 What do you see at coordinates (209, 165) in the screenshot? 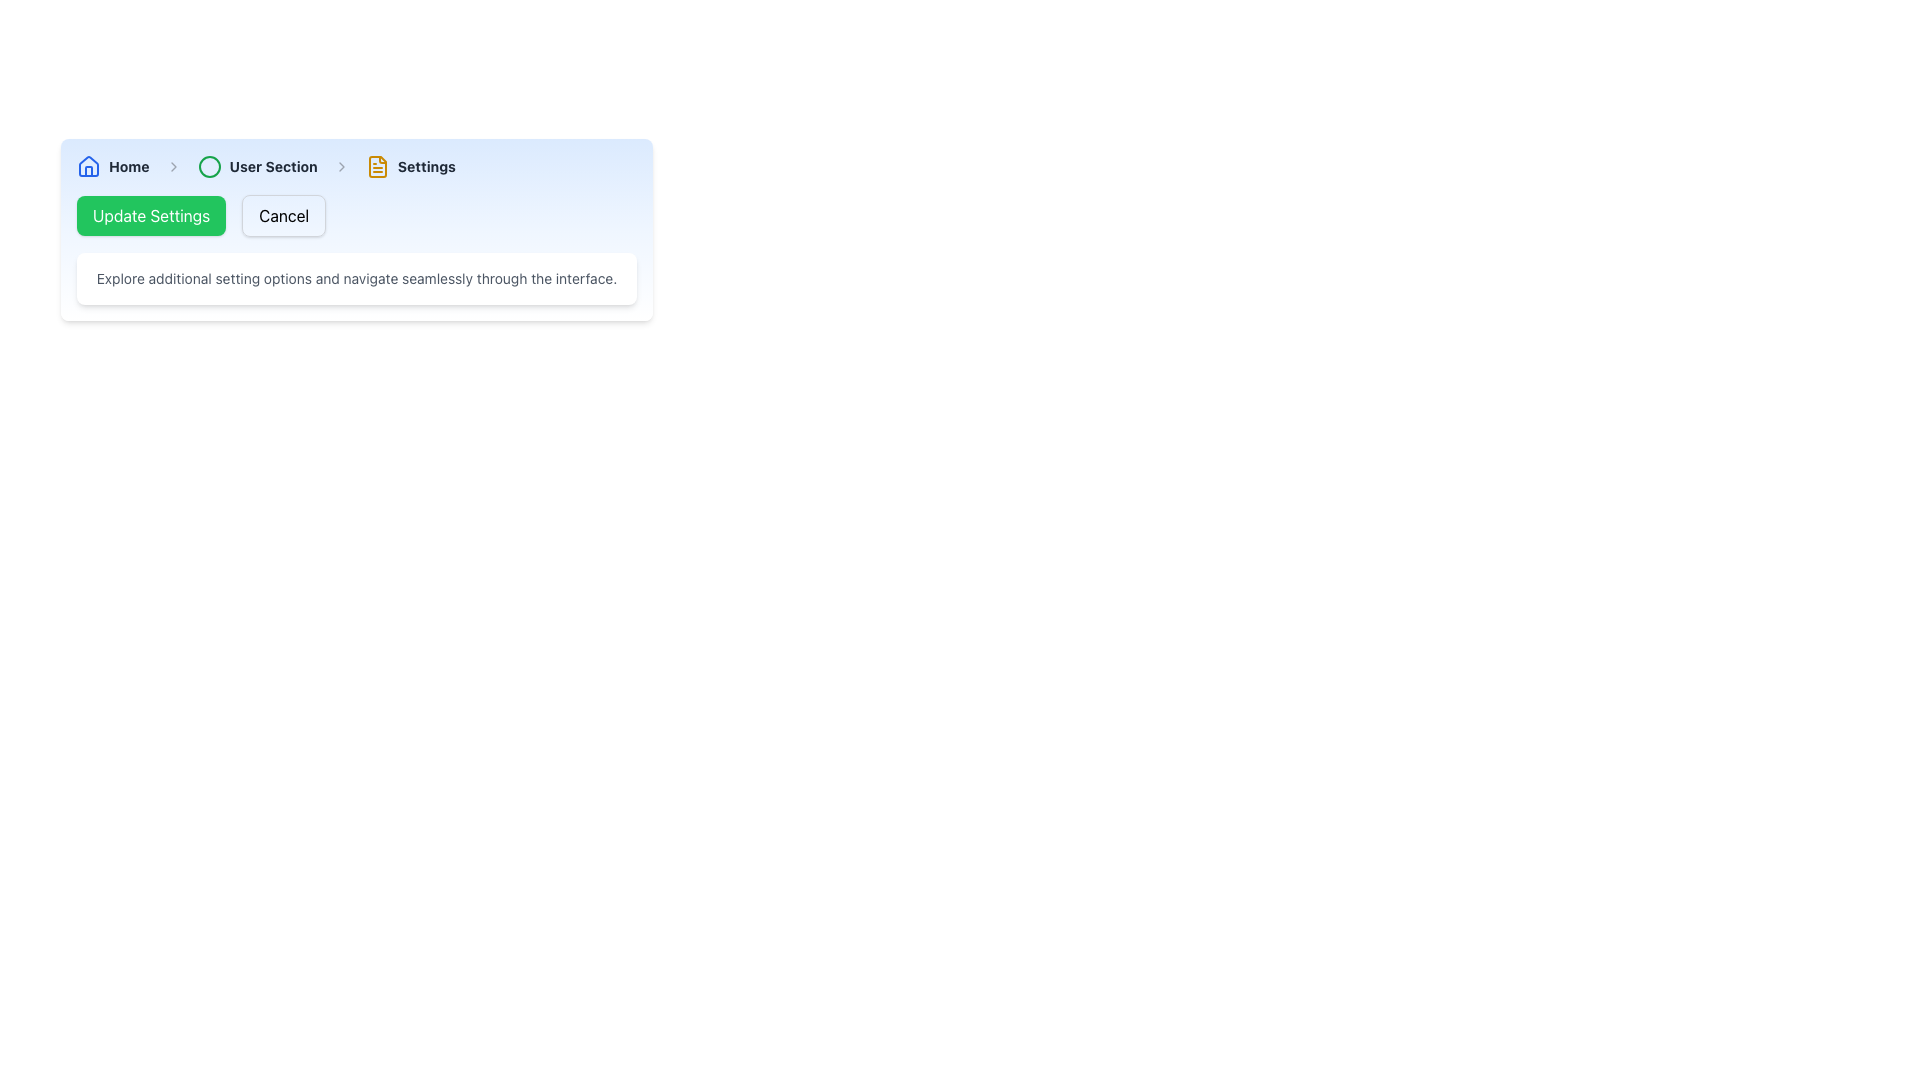
I see `the smaller circle inside the green circular icon in the breadcrumb navigation bar adjacent to the 'User Section' label` at bounding box center [209, 165].